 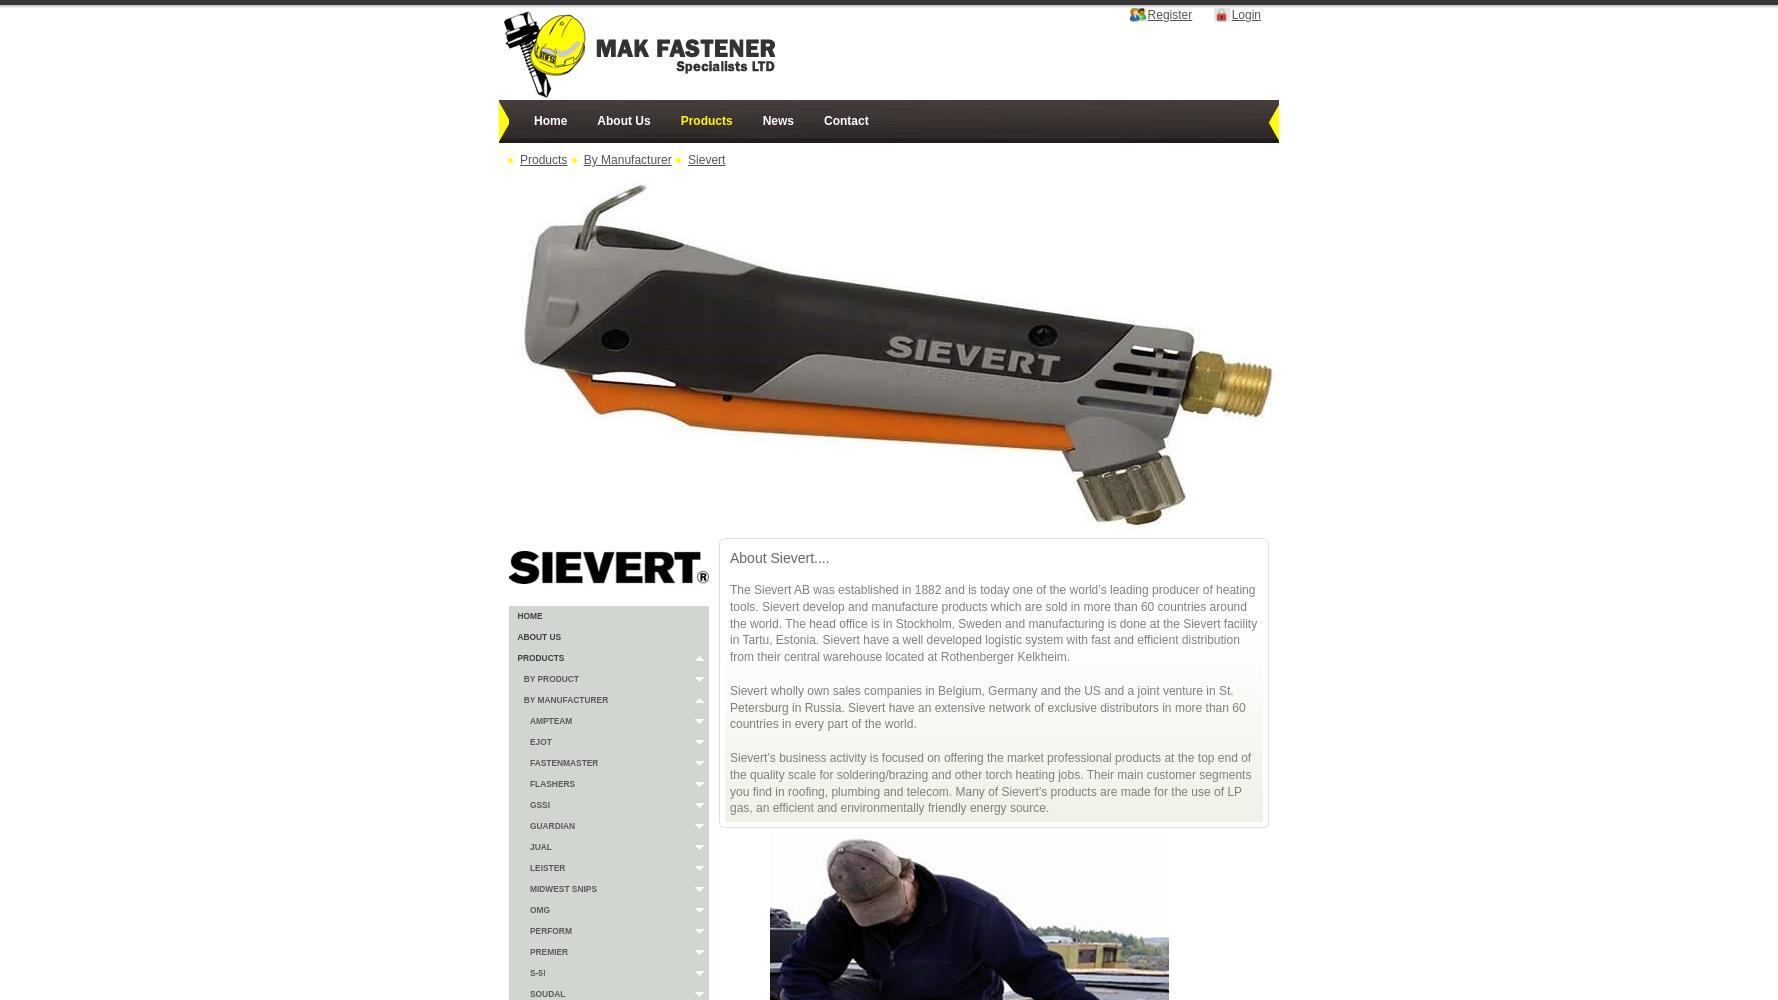 I want to click on 'Sievert', so click(x=705, y=160).